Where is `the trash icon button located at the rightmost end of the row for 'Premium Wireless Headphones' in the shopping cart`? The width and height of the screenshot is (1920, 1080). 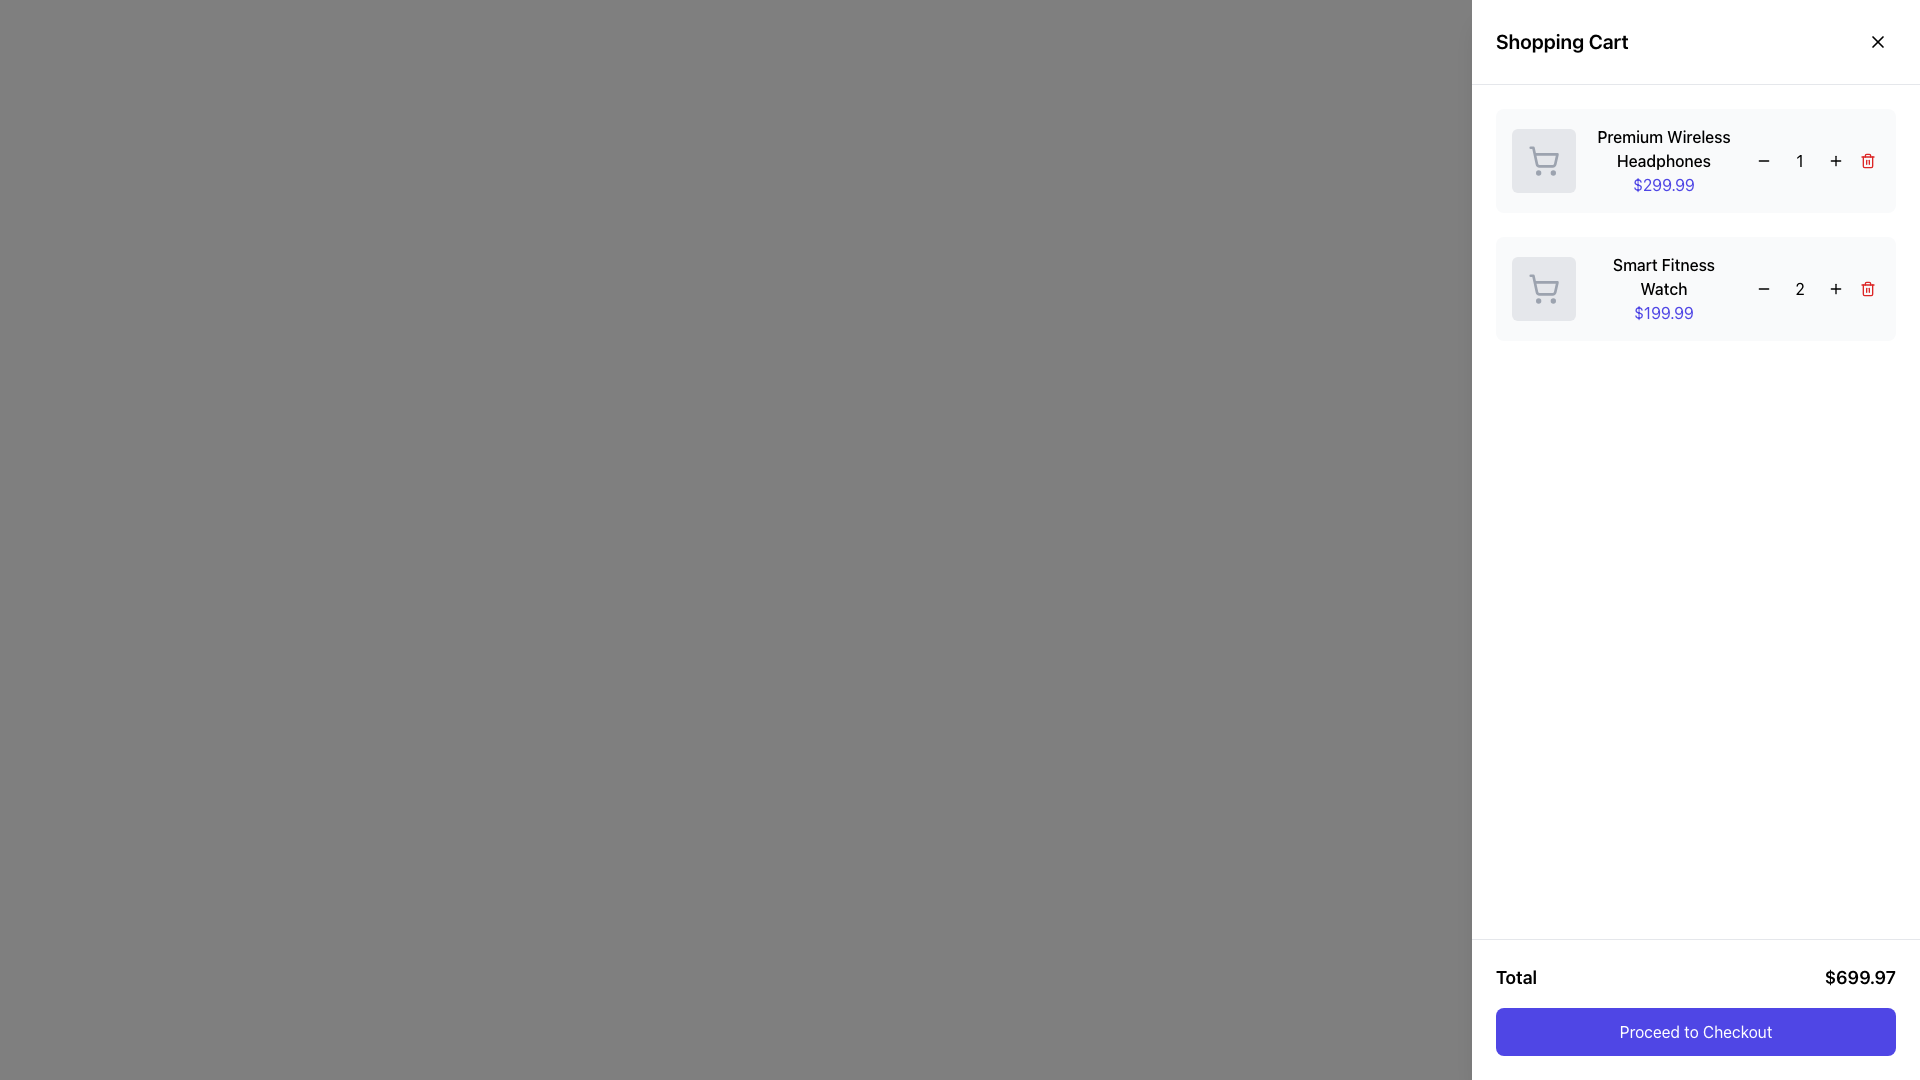
the trash icon button located at the rightmost end of the row for 'Premium Wireless Headphones' in the shopping cart is located at coordinates (1866, 160).